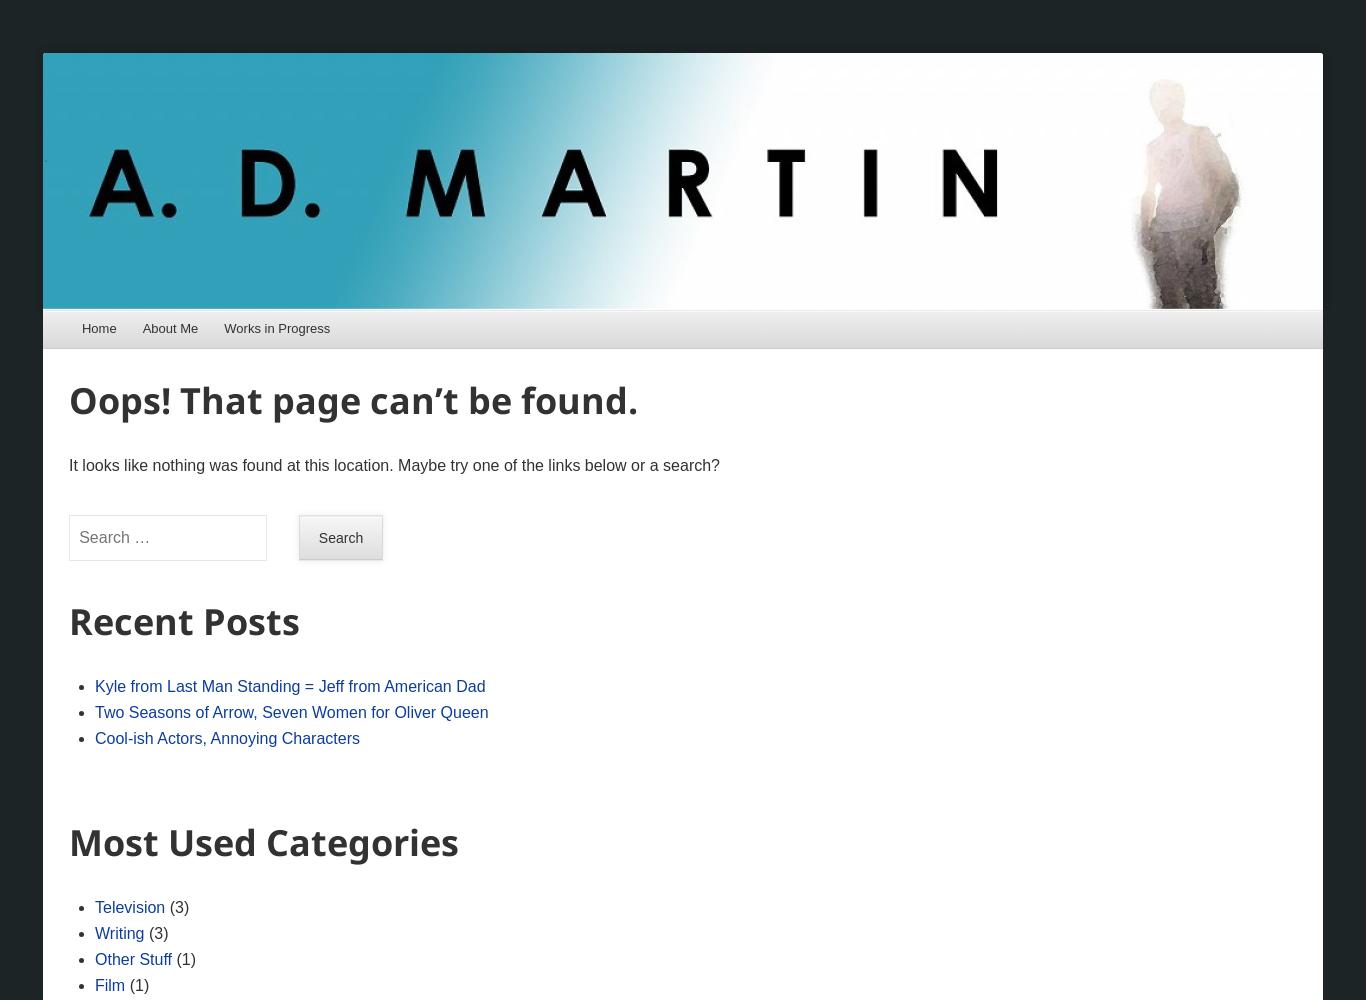 The height and width of the screenshot is (1000, 1366). Describe the element at coordinates (110, 334) in the screenshot. I see `'Menu'` at that location.